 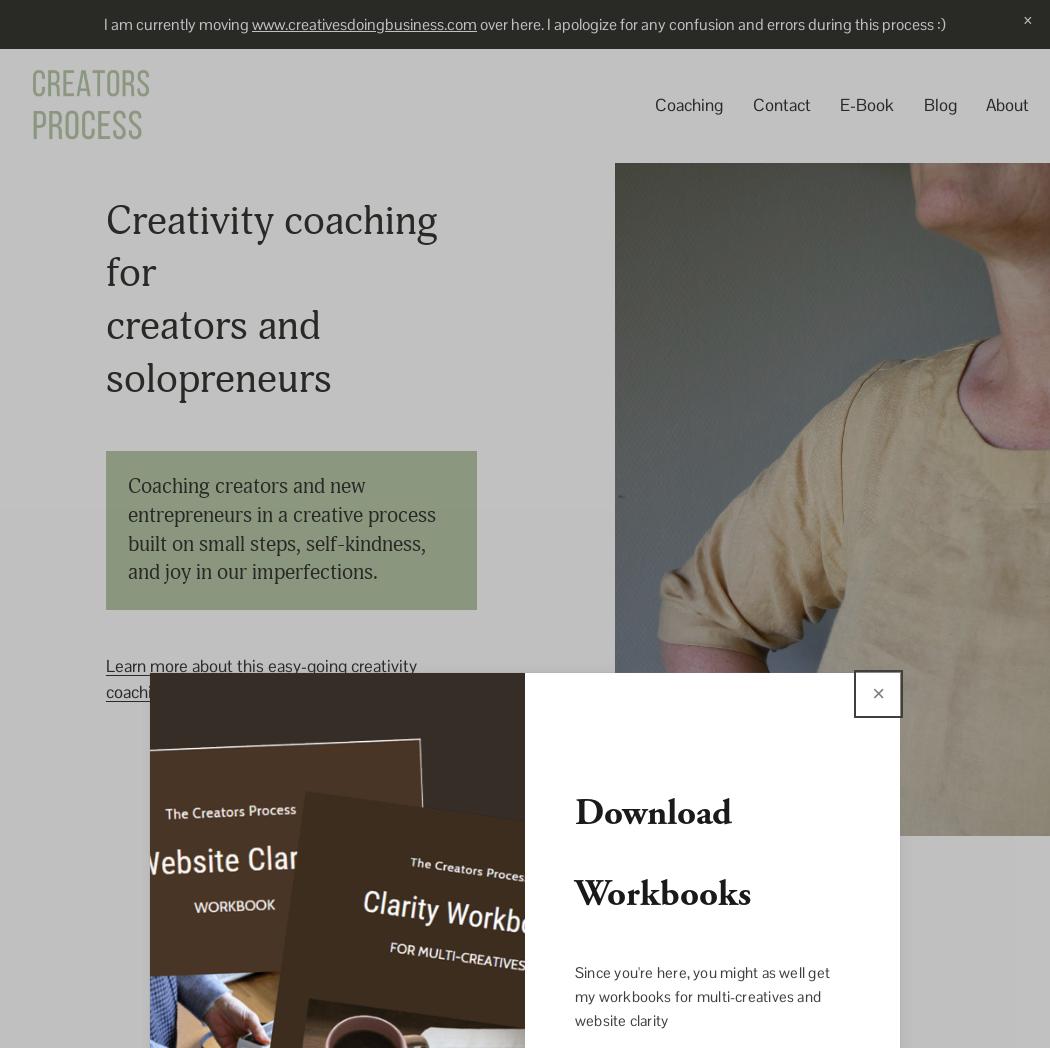 I want to click on 'I am currently moving', so click(x=177, y=22).